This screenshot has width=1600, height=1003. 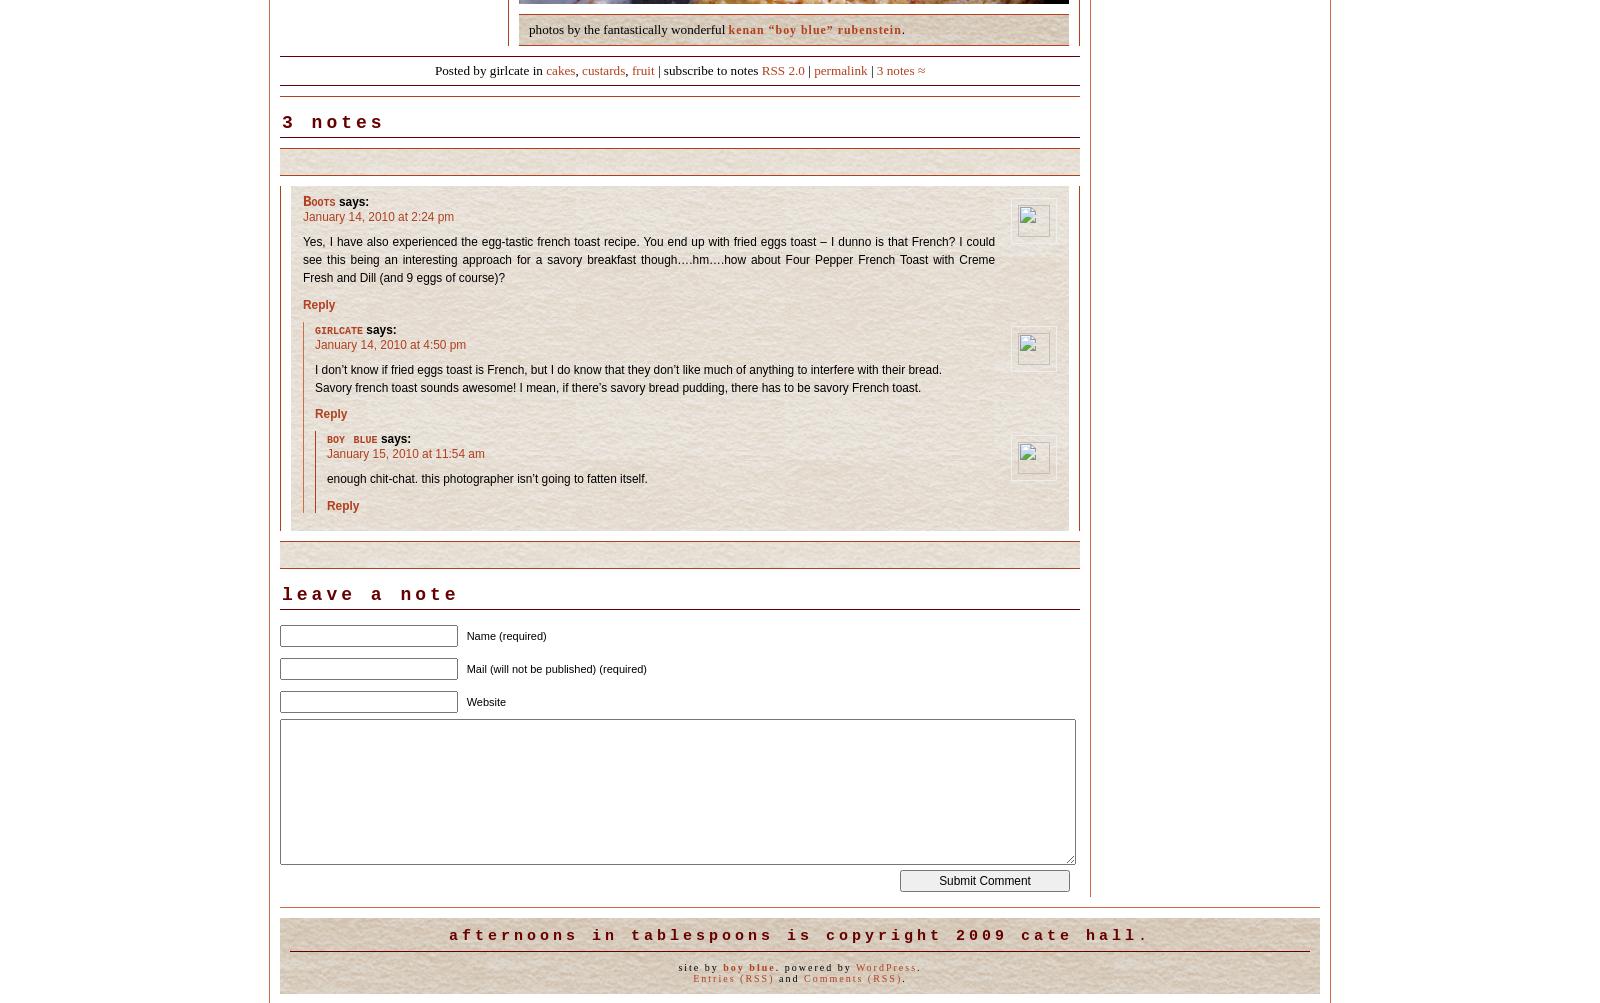 What do you see at coordinates (555, 669) in the screenshot?
I see `'Mail (will not be published) (required)'` at bounding box center [555, 669].